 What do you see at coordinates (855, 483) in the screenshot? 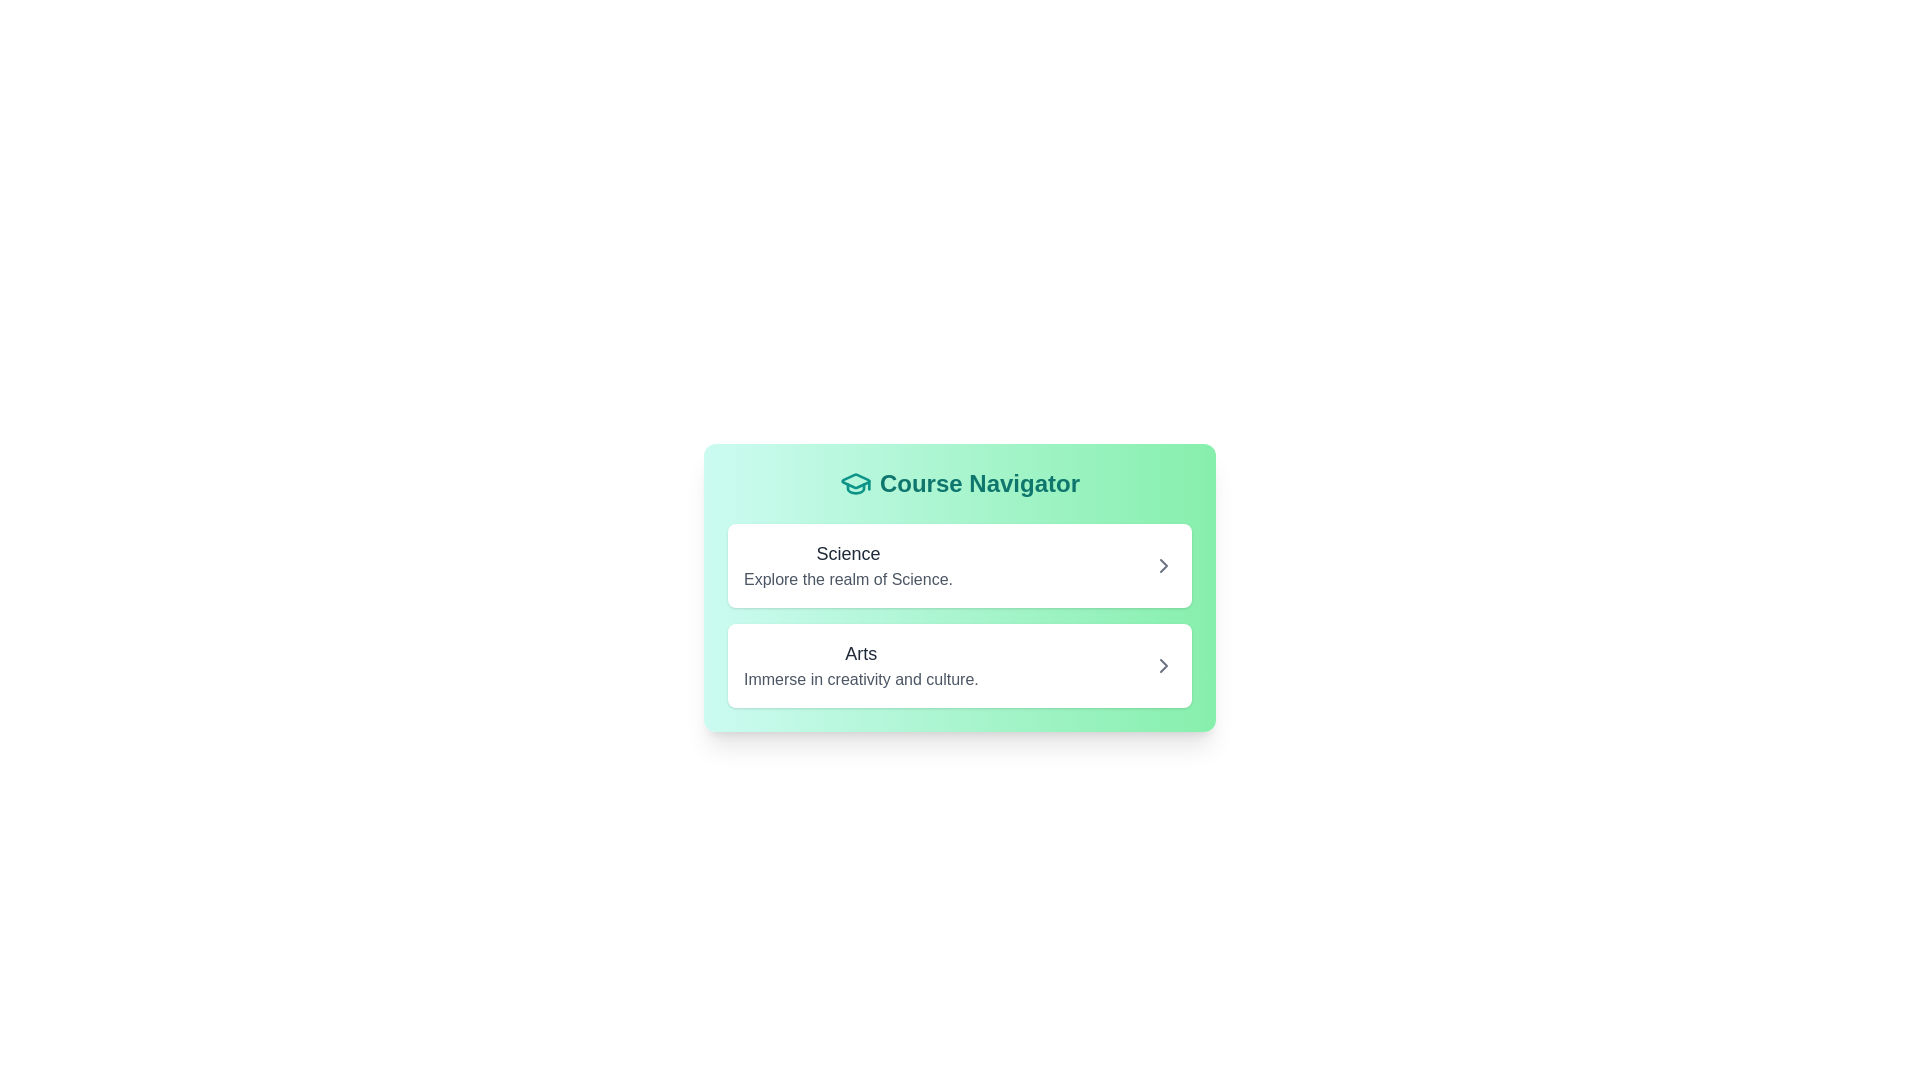
I see `the teal graduation cap icon located to the left of the 'Course Navigator' text in the header area of the card-like interface` at bounding box center [855, 483].